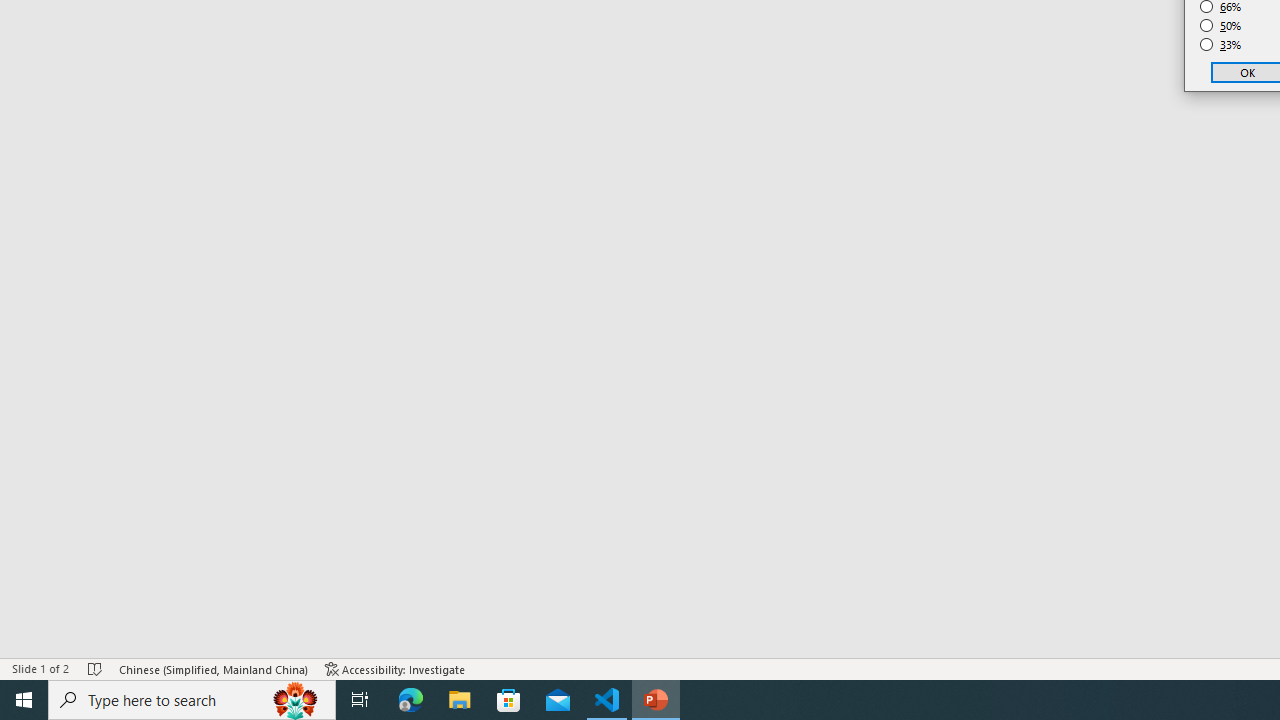 The image size is (1280, 720). I want to click on 'Accessibility Checker Accessibility: Investigate', so click(395, 669).